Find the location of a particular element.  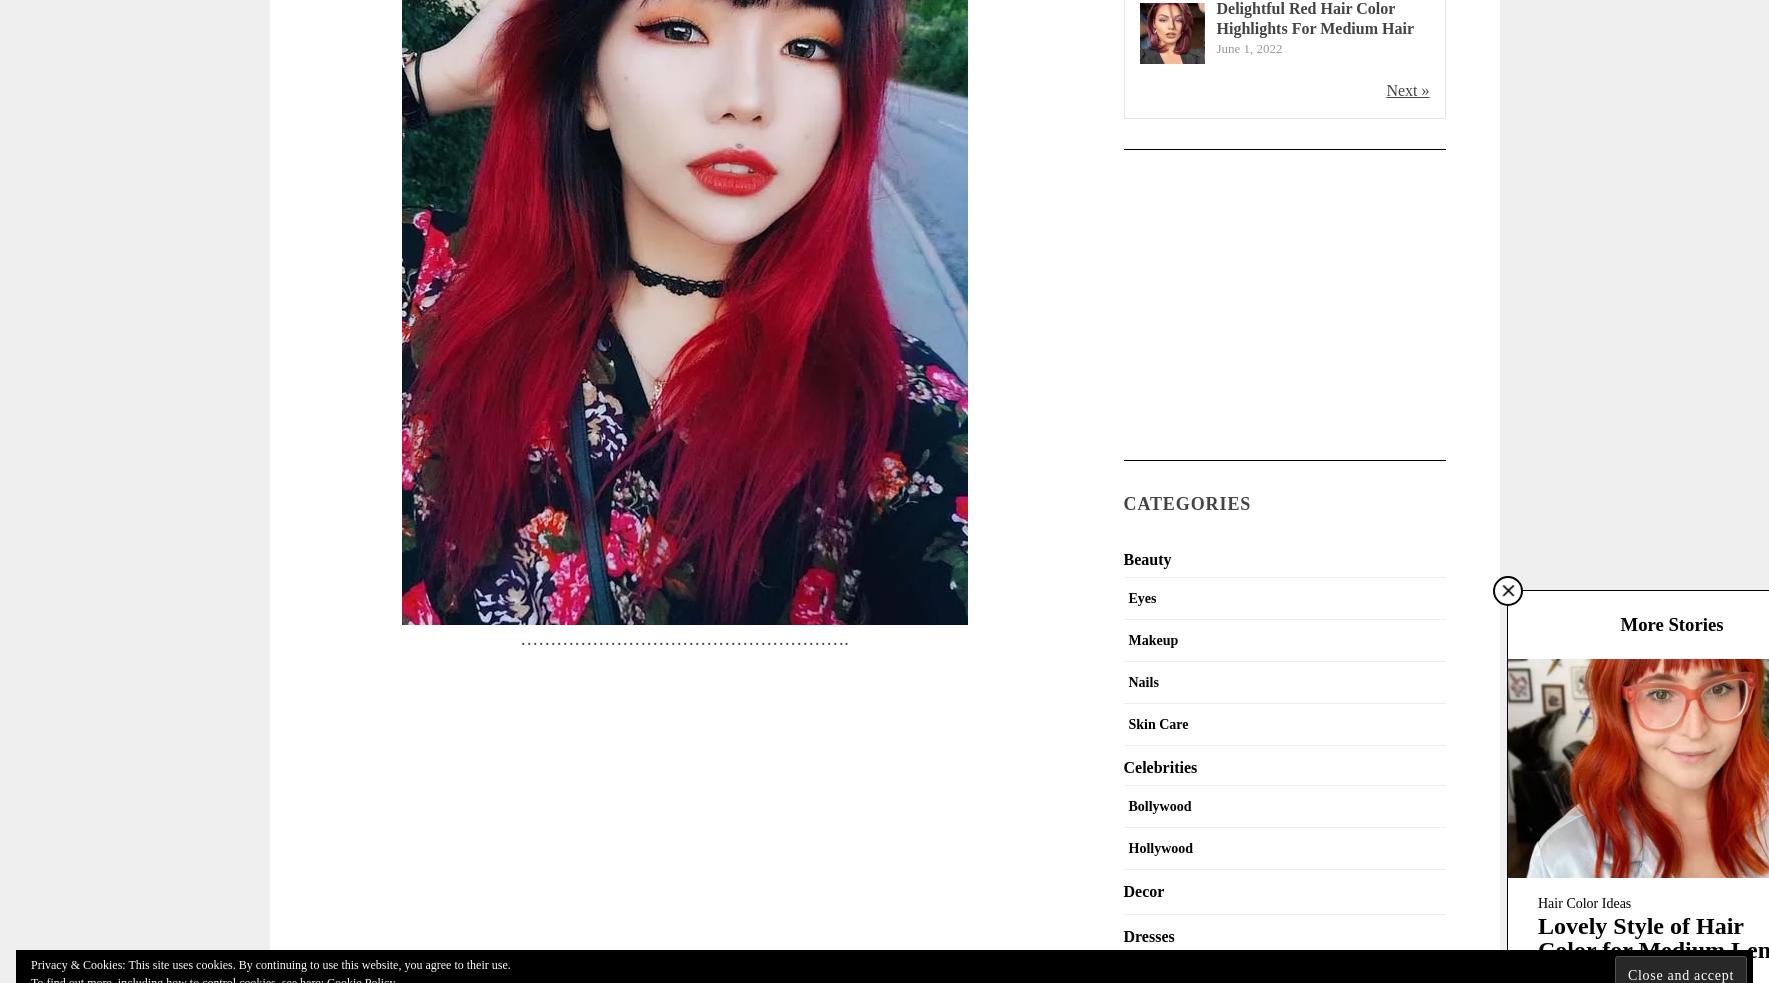

'Dresses' is located at coordinates (1147, 935).